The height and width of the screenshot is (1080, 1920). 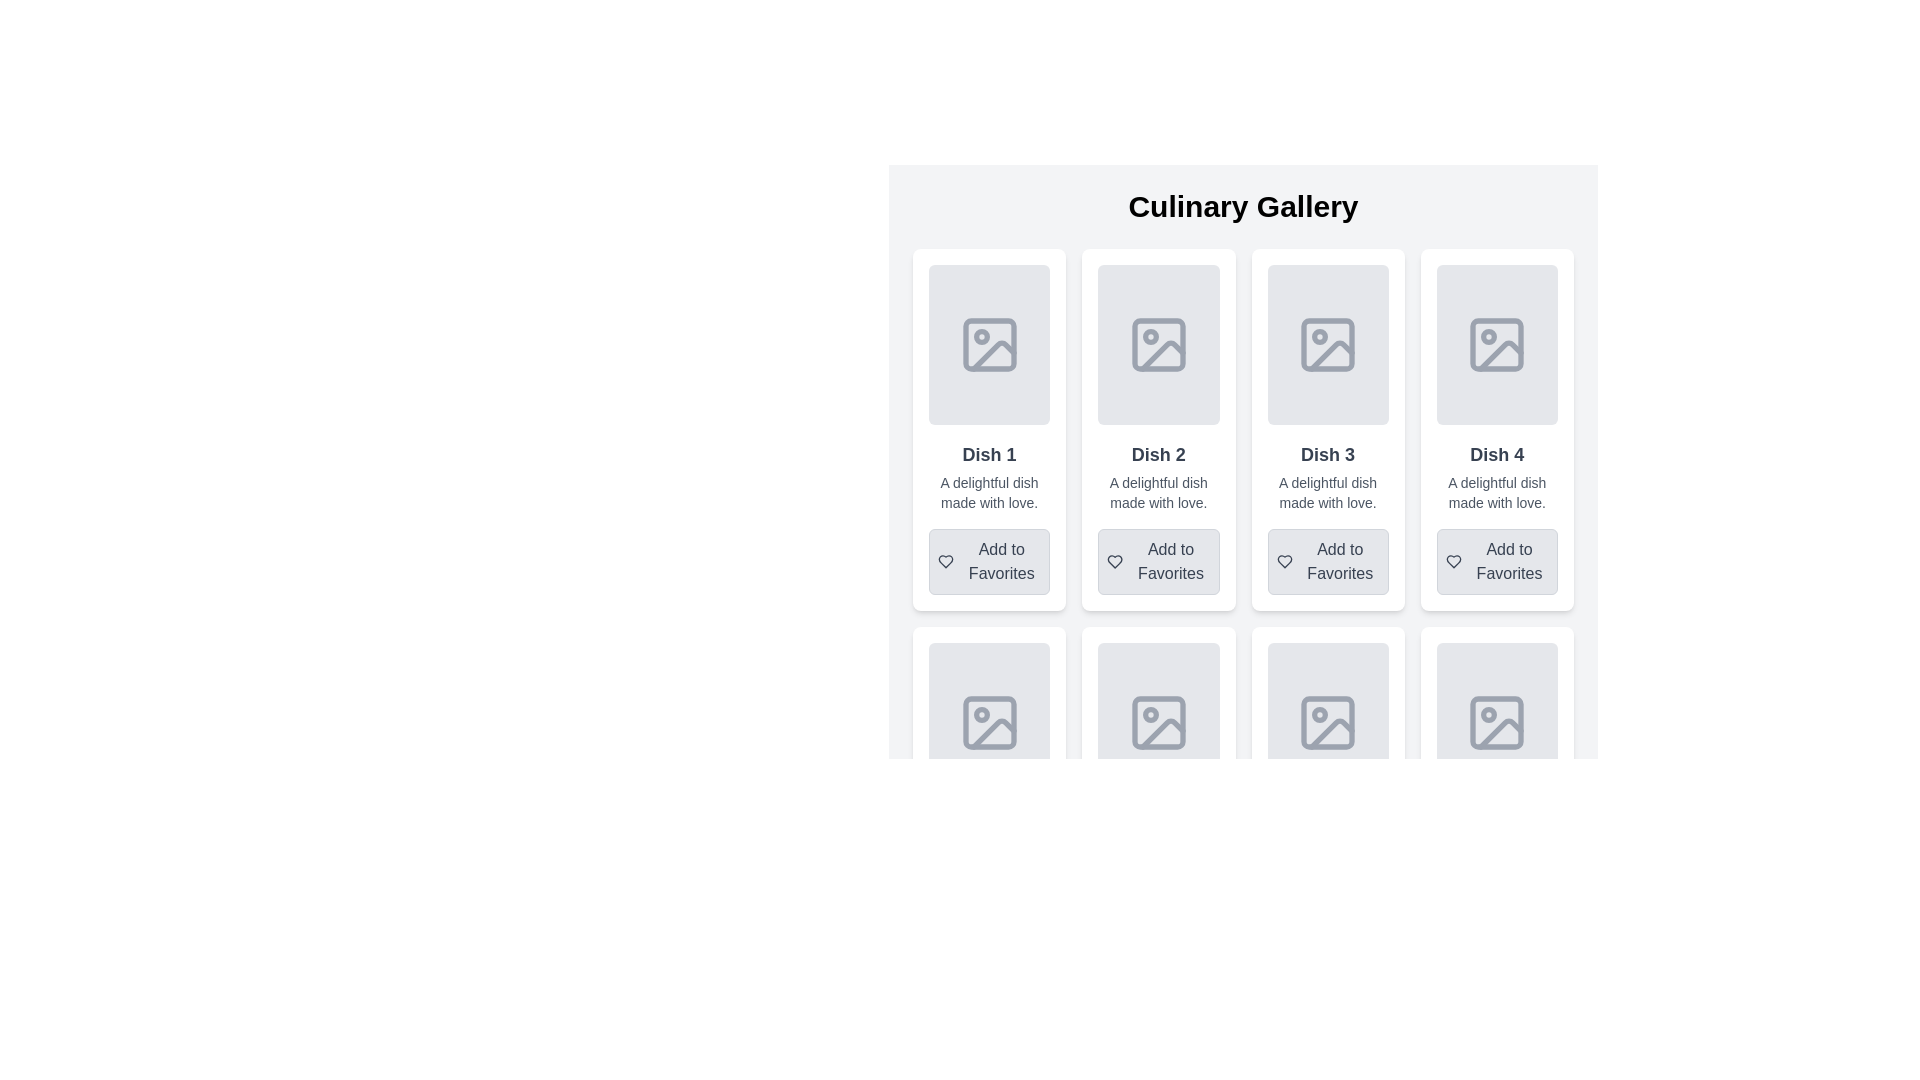 I want to click on the button with a heart icon and the text 'Add to Favorites' located at the lower section of the card labeled 'Dish 2', so click(x=1158, y=562).